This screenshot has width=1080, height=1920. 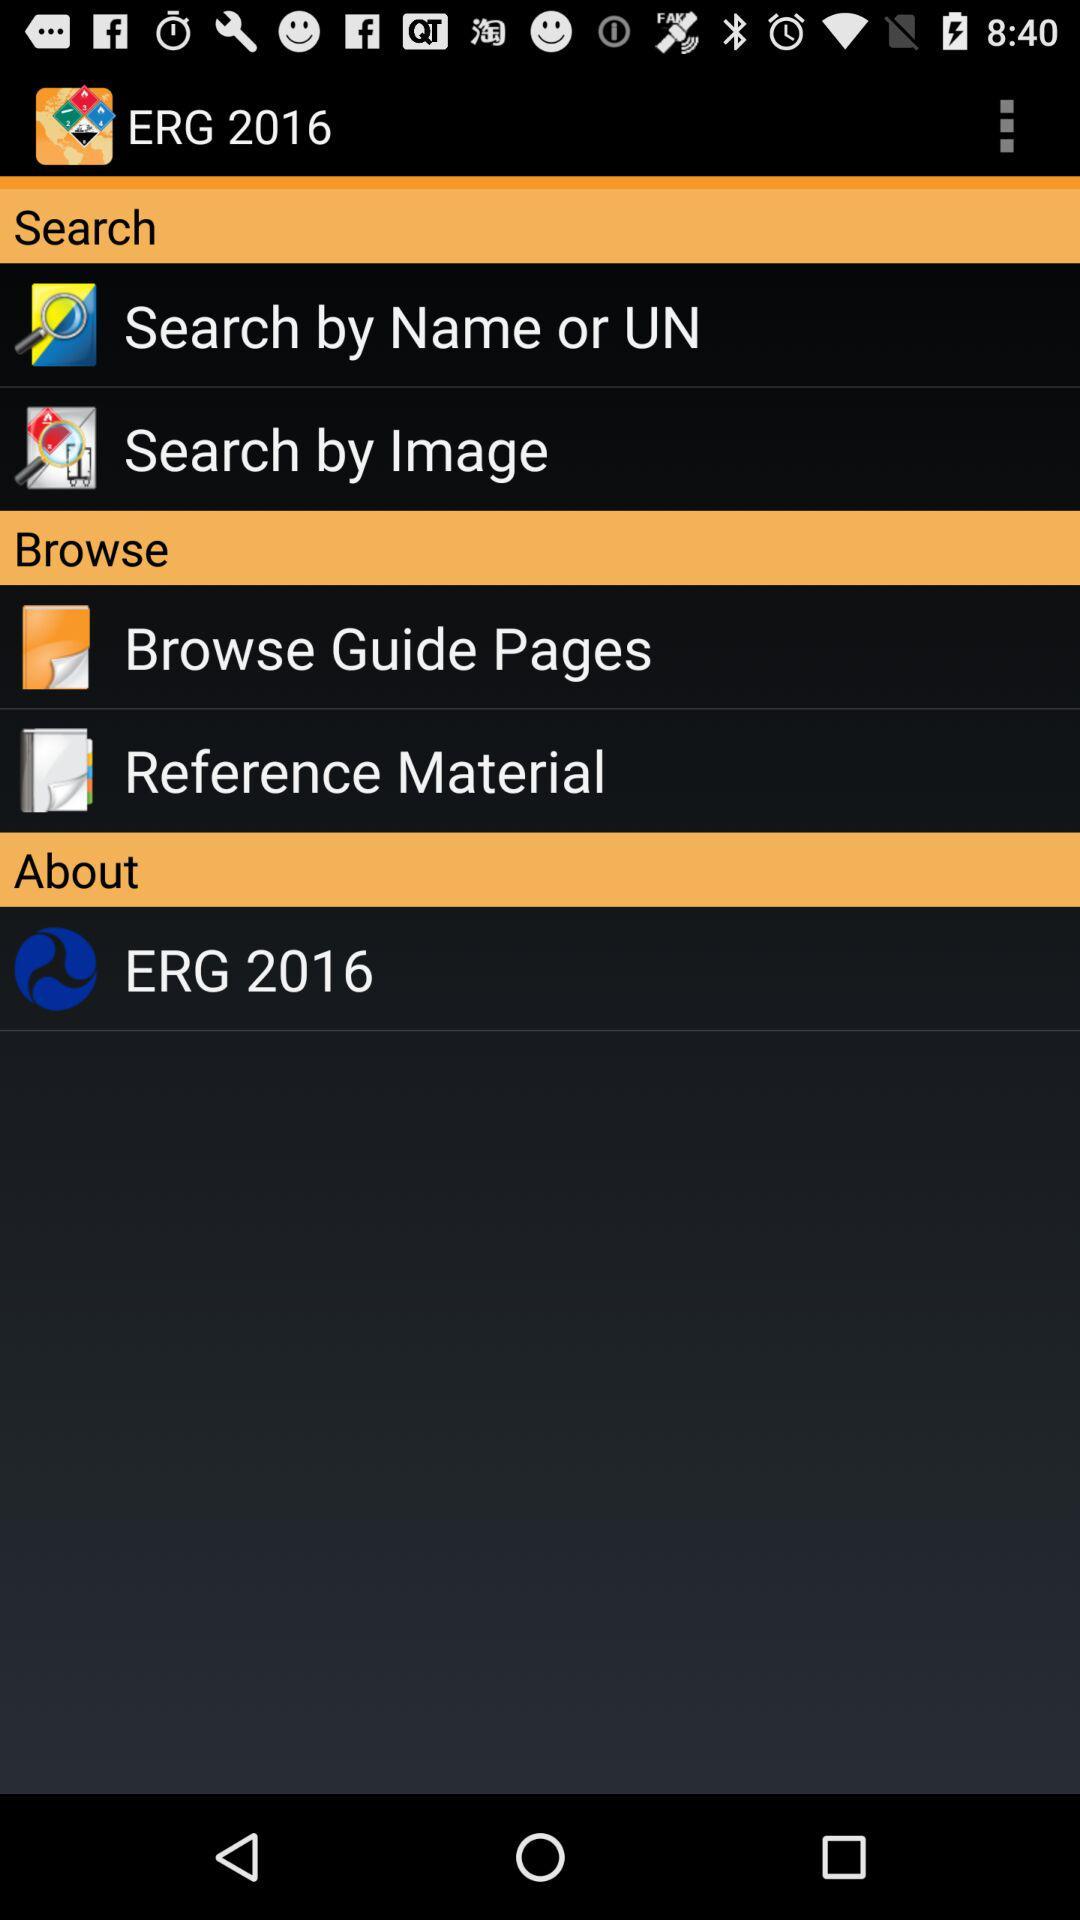 I want to click on app to the right of the erg 2016 app, so click(x=1006, y=124).